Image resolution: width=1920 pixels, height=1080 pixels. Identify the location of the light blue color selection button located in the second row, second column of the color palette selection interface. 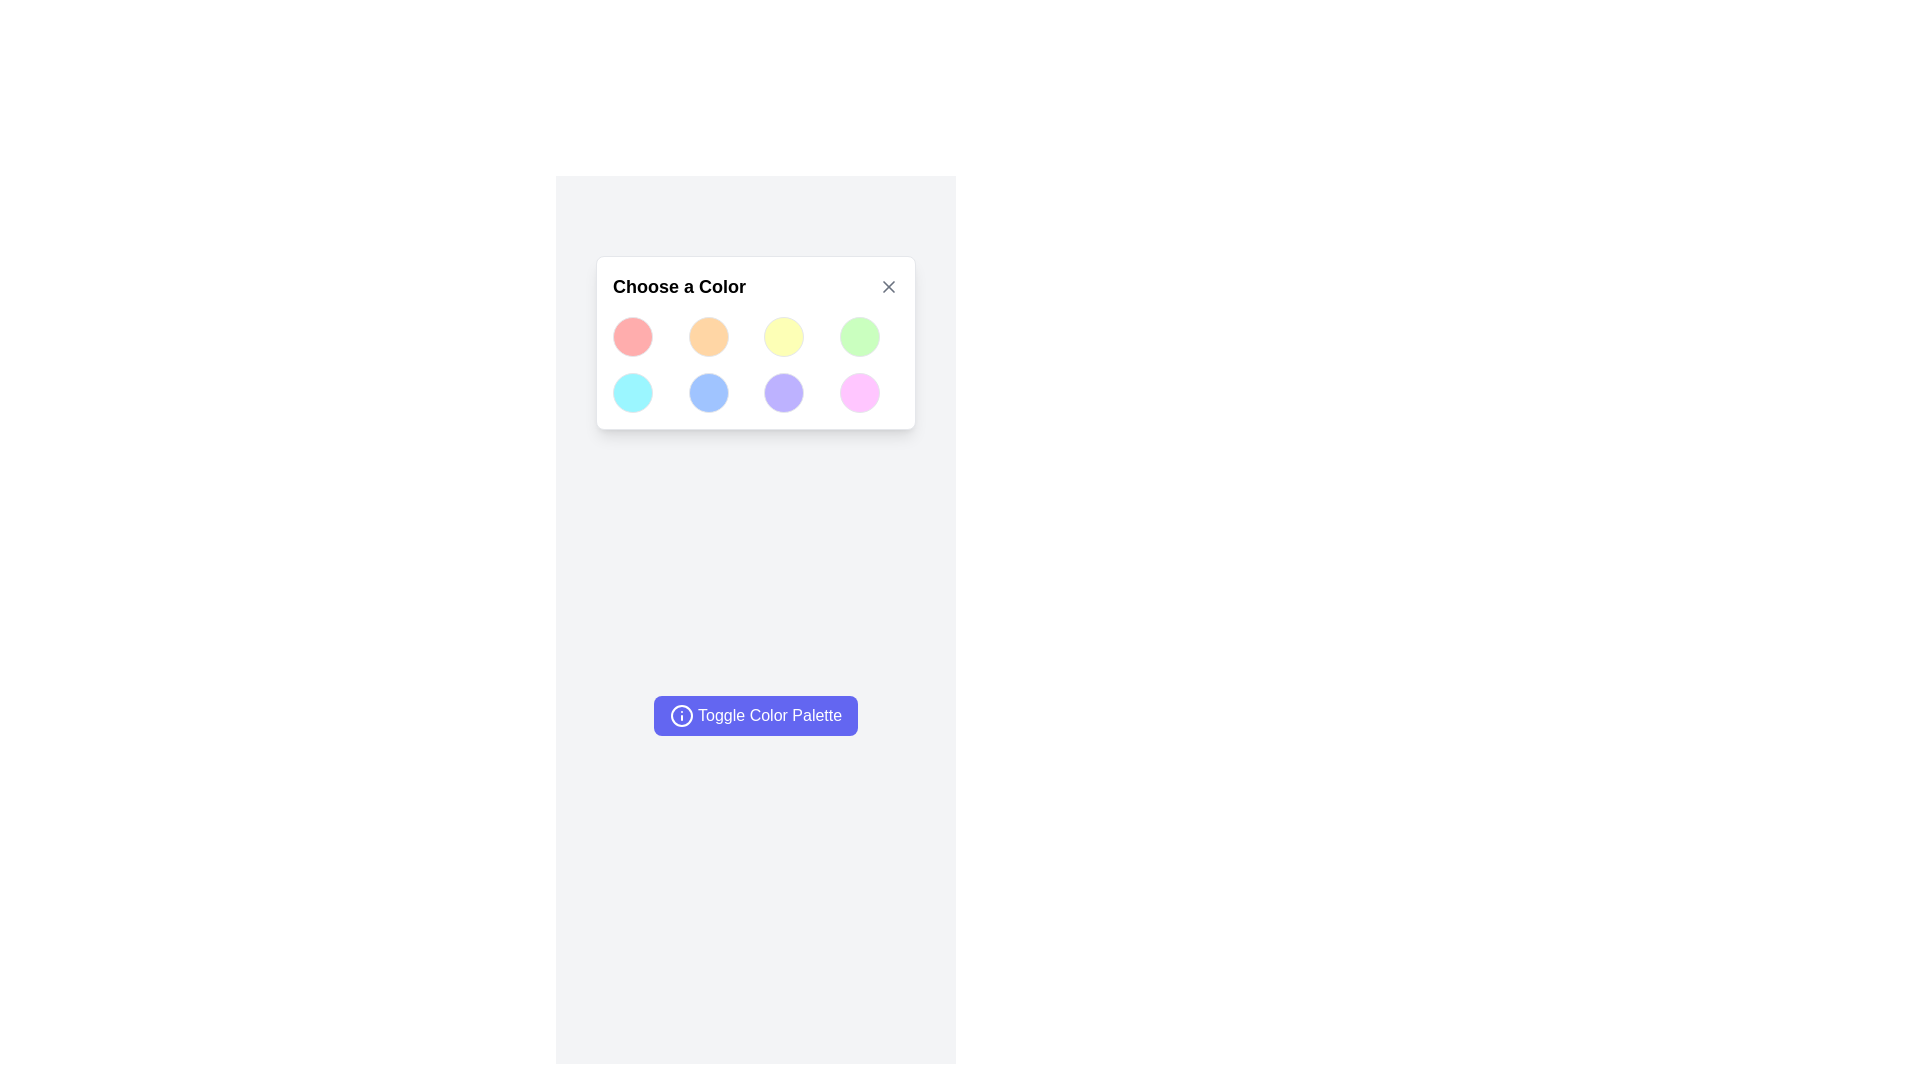
(708, 393).